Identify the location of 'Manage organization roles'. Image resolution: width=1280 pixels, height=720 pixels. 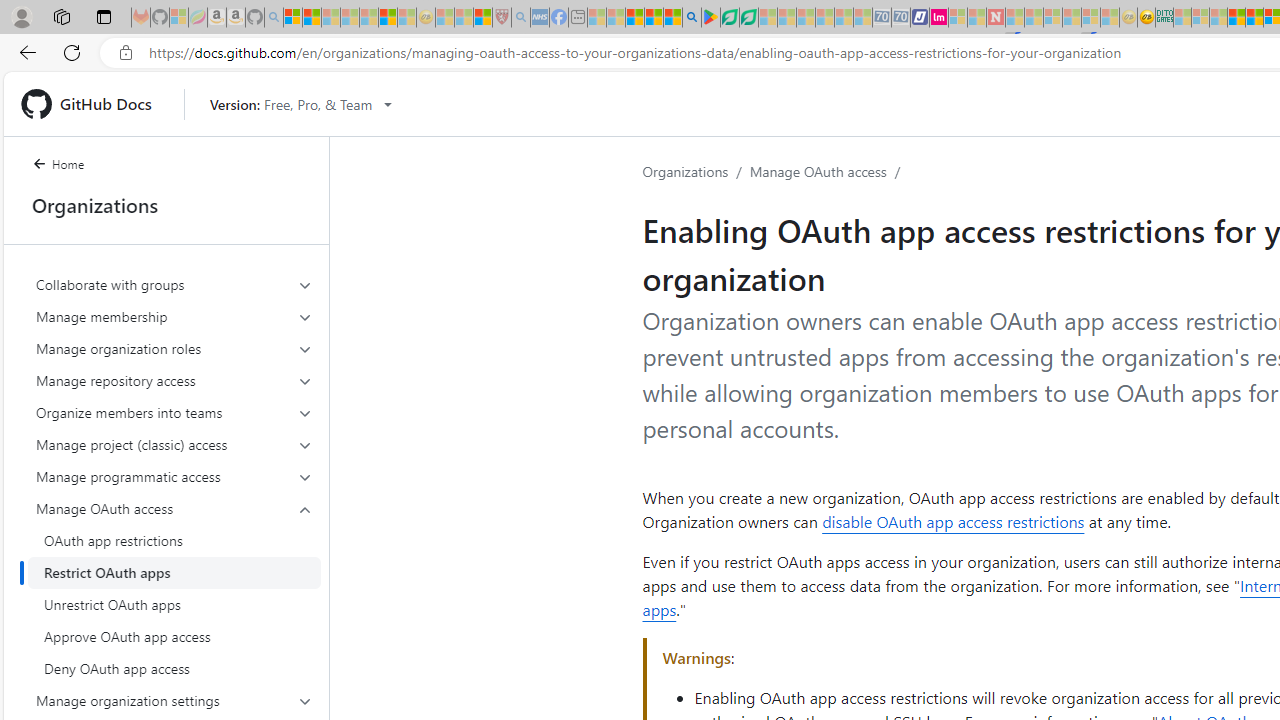
(174, 347).